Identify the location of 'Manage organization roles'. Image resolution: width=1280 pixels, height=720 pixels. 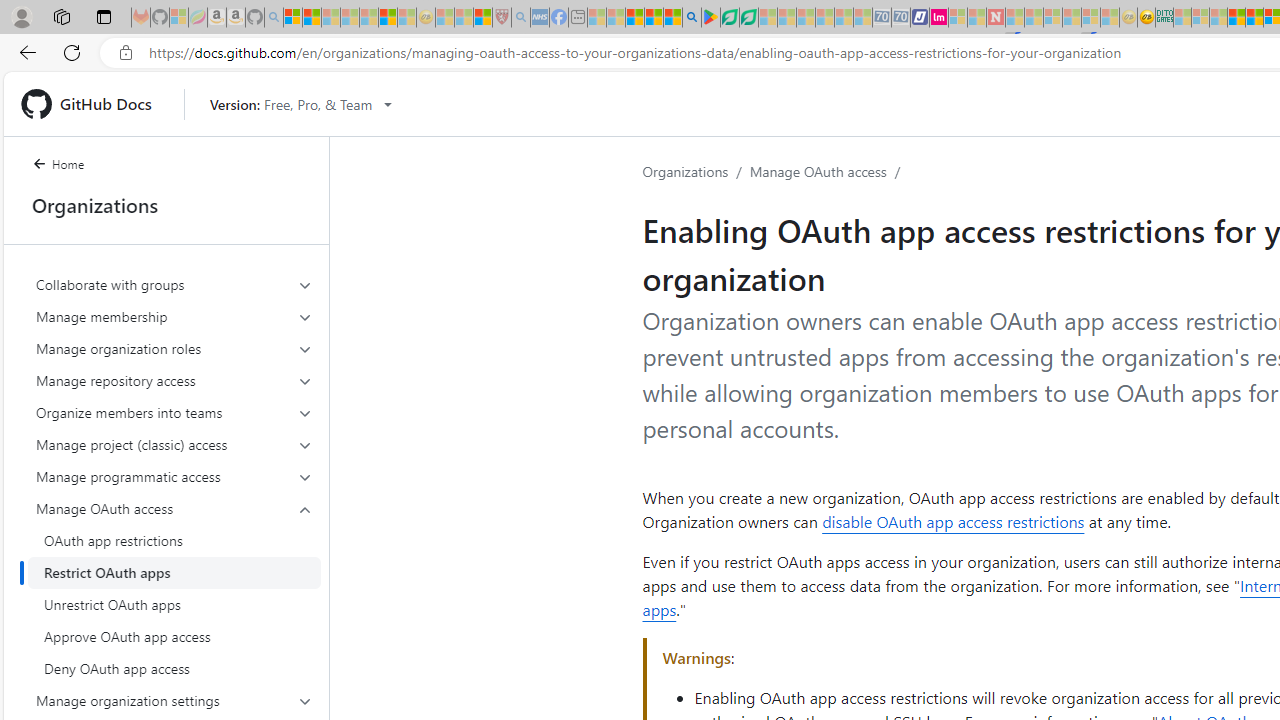
(174, 347).